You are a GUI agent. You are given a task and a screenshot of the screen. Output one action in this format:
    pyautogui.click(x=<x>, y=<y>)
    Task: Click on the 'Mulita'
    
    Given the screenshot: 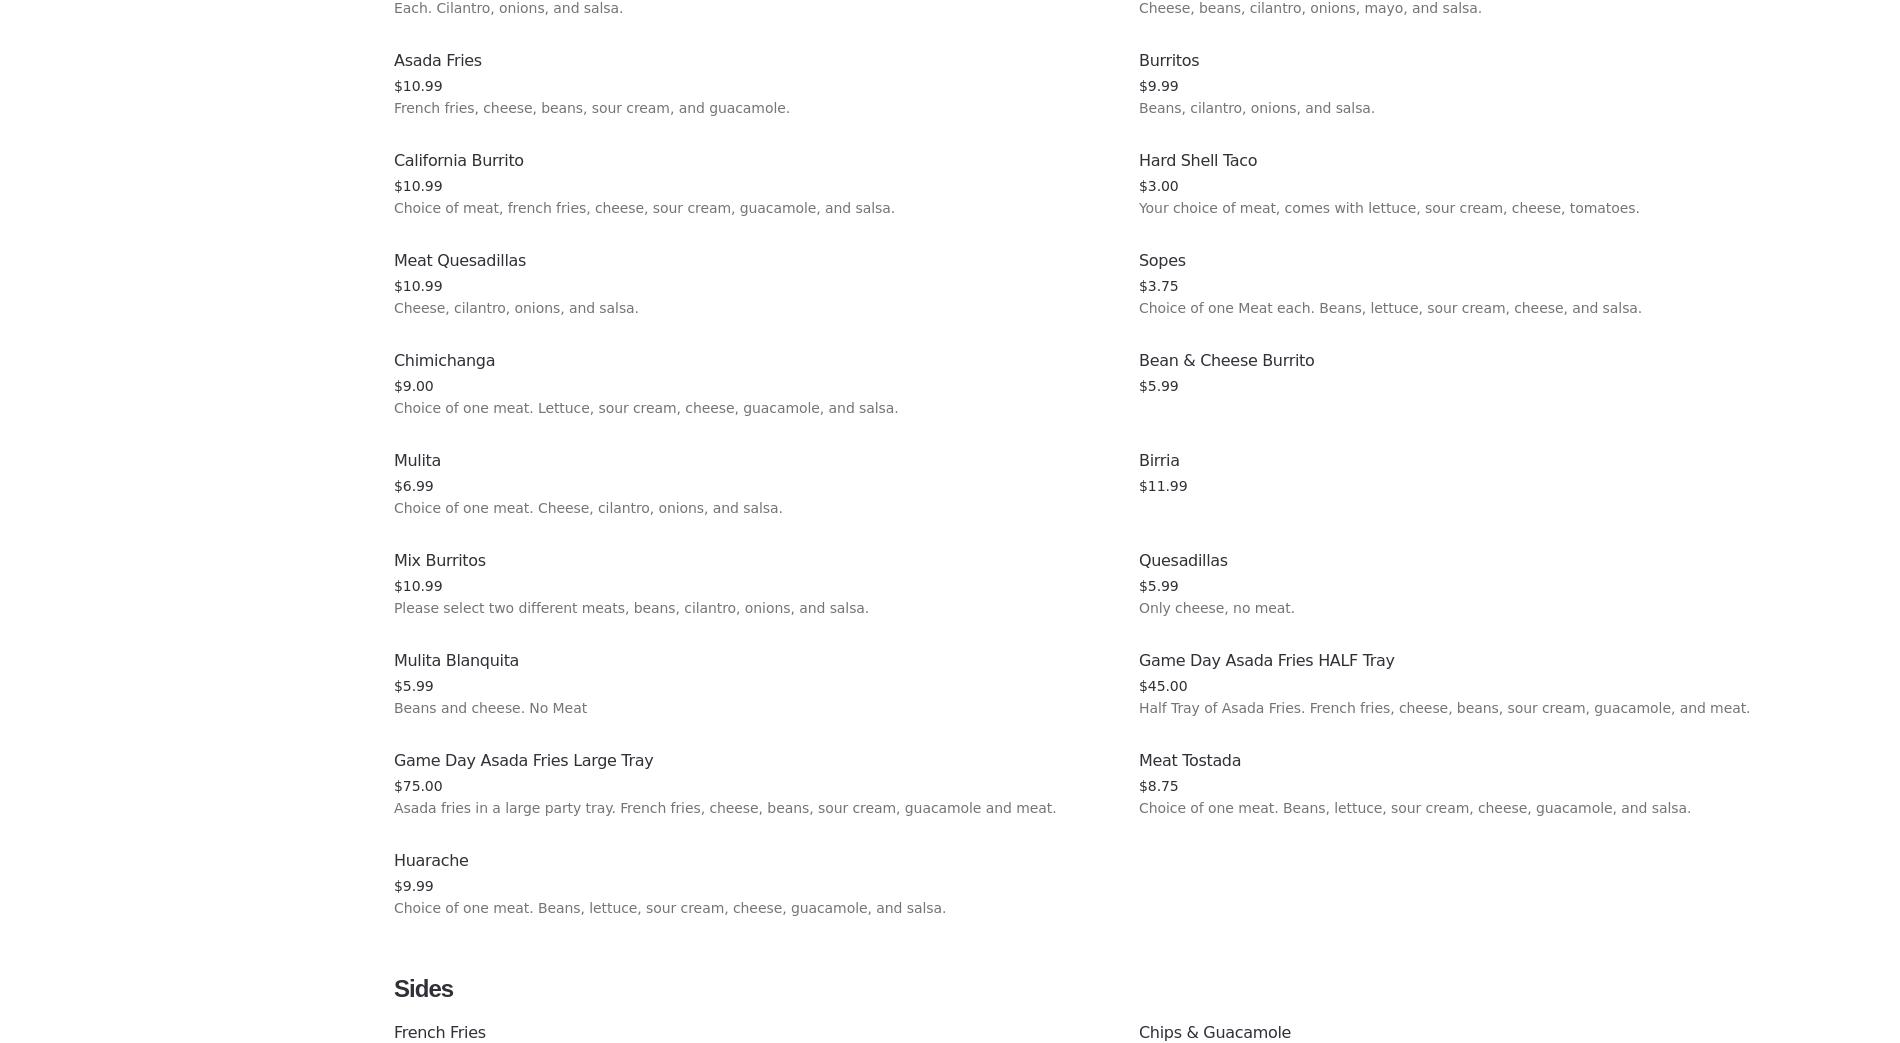 What is the action you would take?
    pyautogui.click(x=416, y=459)
    